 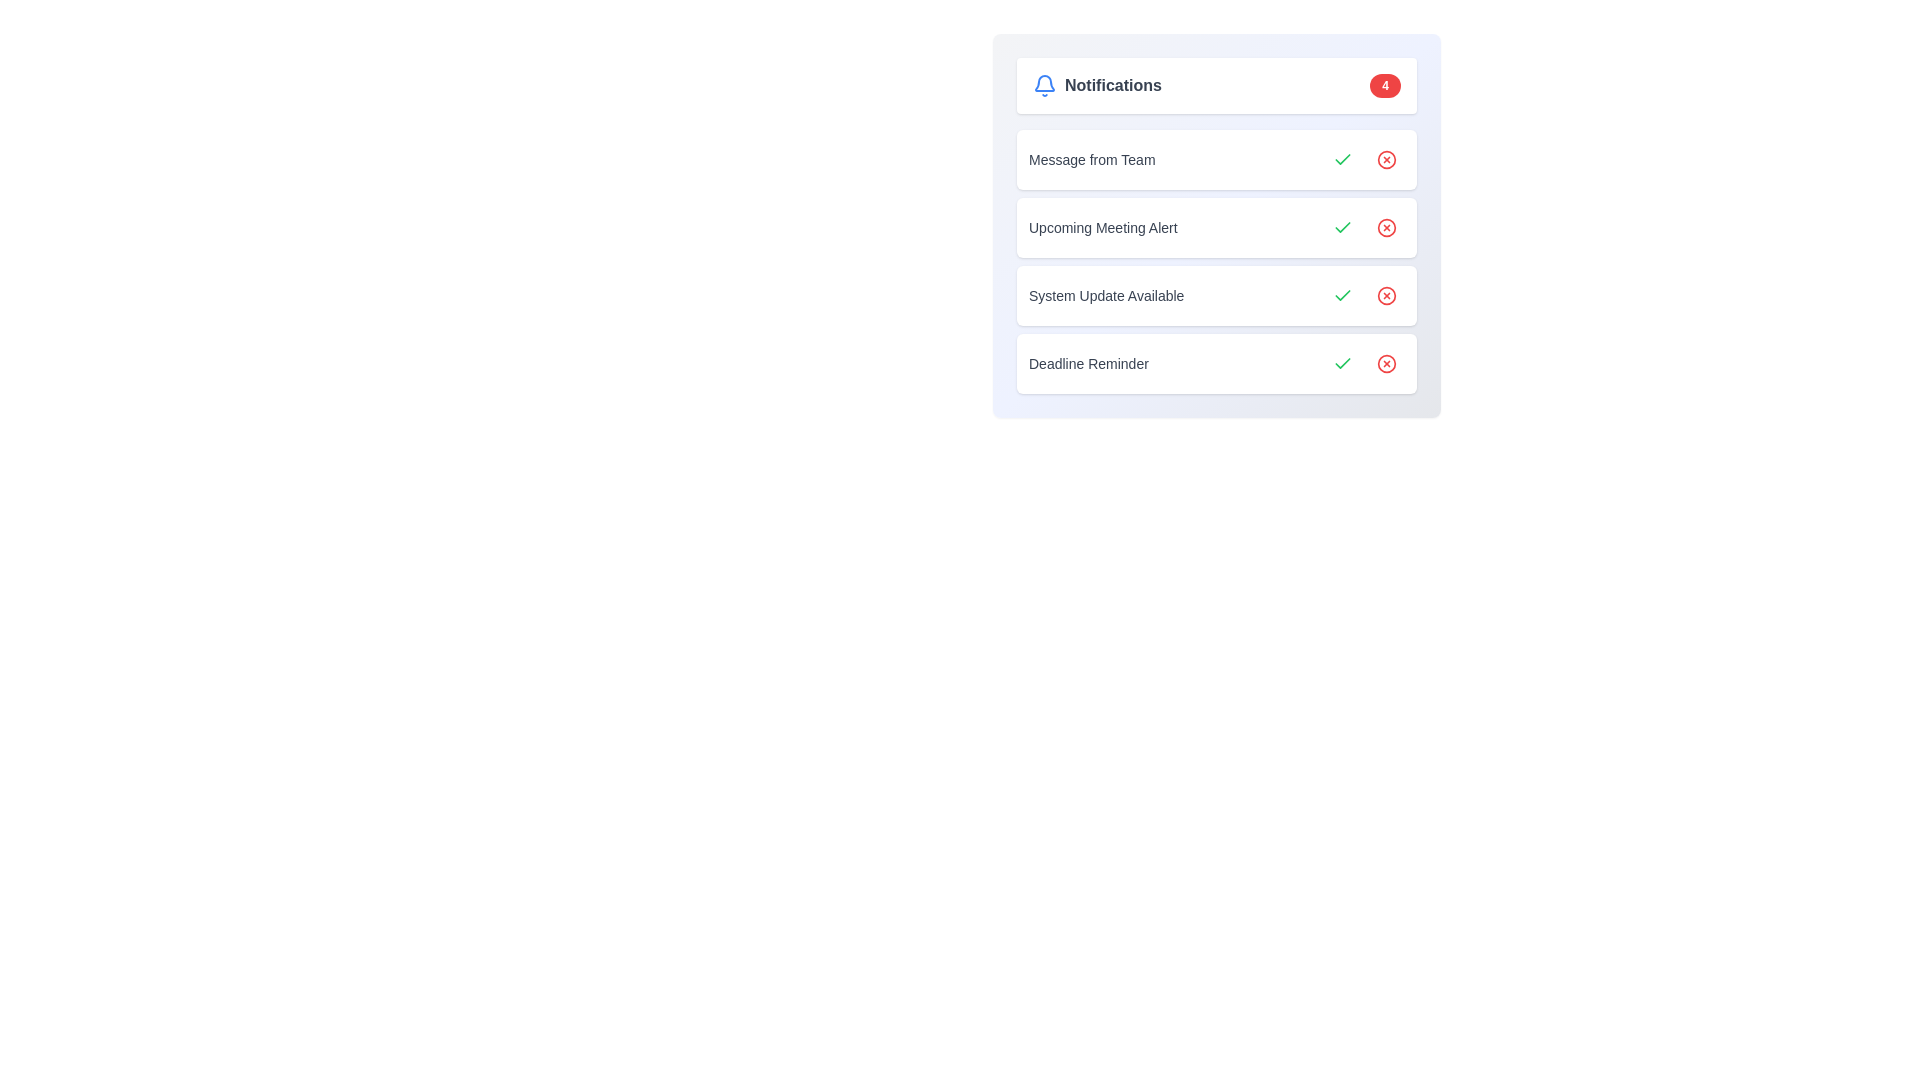 What do you see at coordinates (1343, 296) in the screenshot?
I see `the circular button with a green checkmark icon to confirm or resolve the notification located next to the 'System Update Available' text` at bounding box center [1343, 296].